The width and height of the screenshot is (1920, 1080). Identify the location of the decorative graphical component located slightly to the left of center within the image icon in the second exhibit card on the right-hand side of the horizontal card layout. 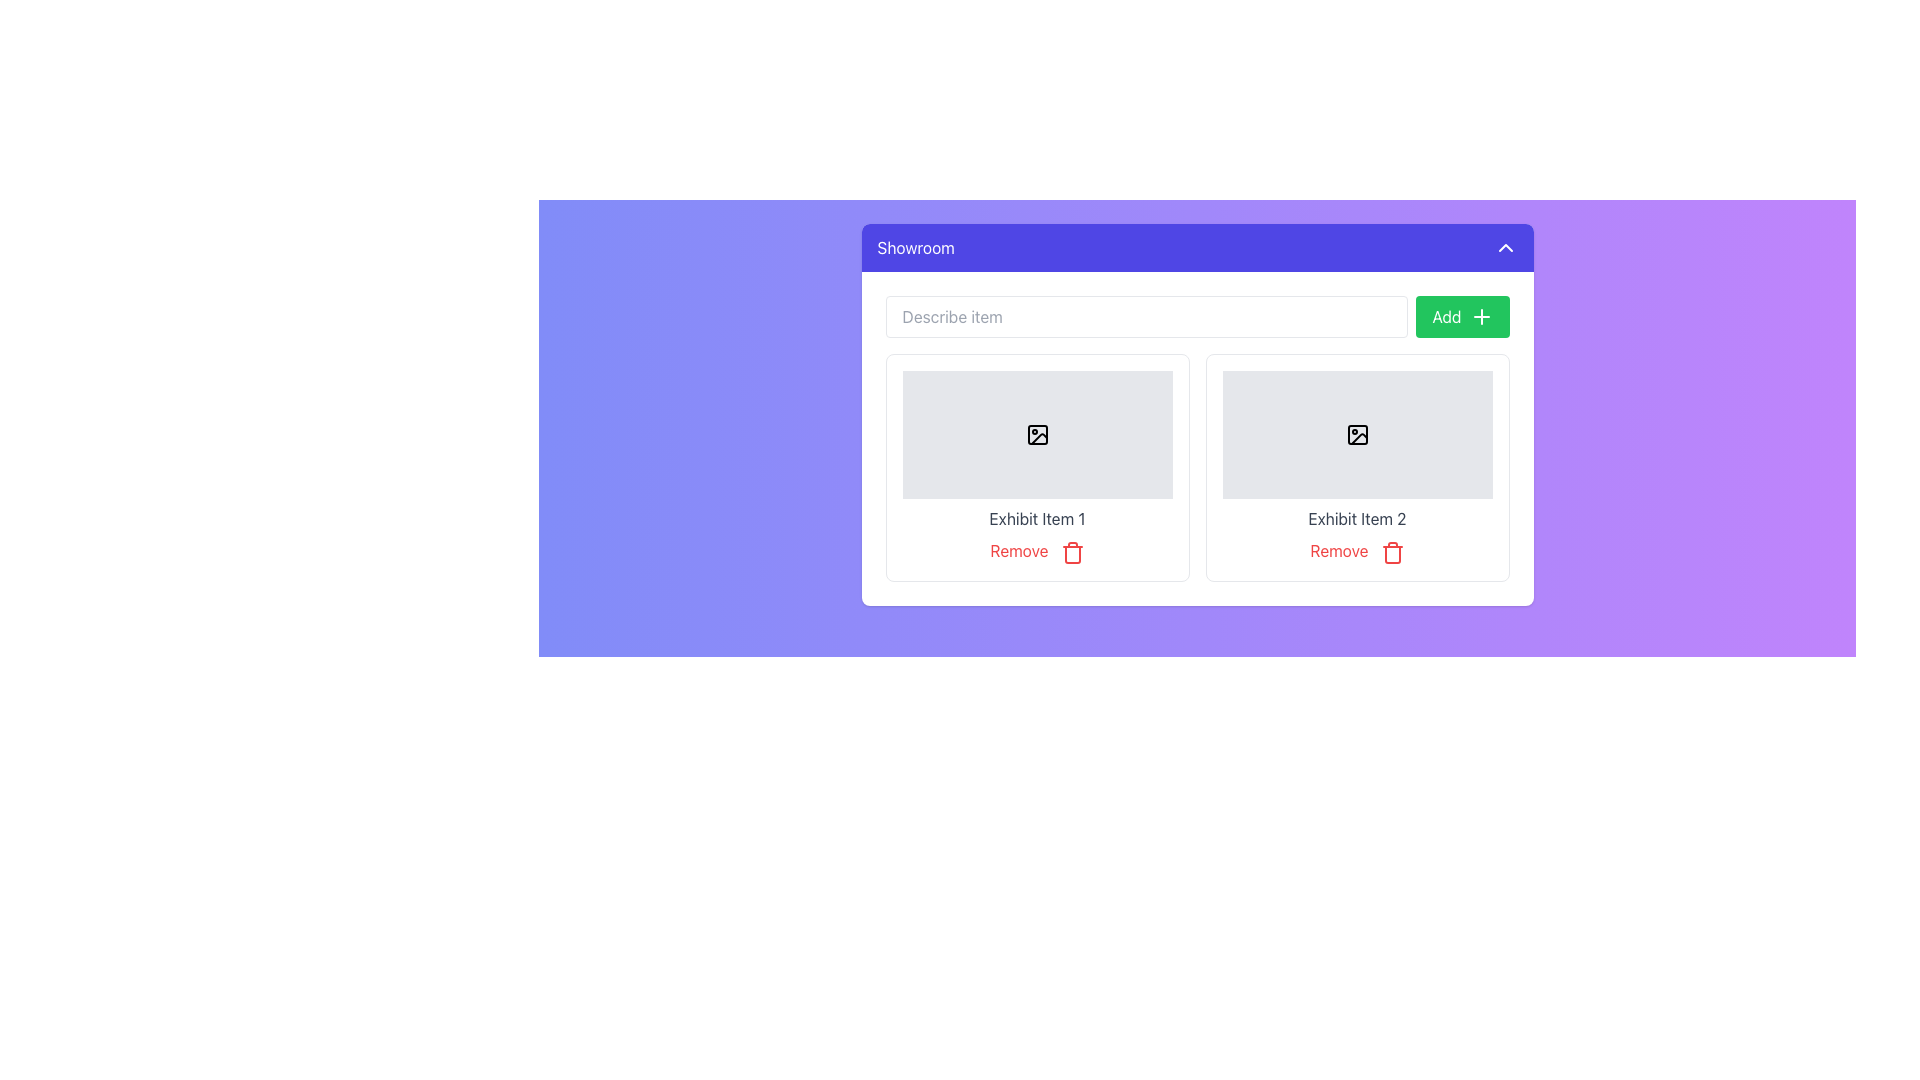
(1357, 434).